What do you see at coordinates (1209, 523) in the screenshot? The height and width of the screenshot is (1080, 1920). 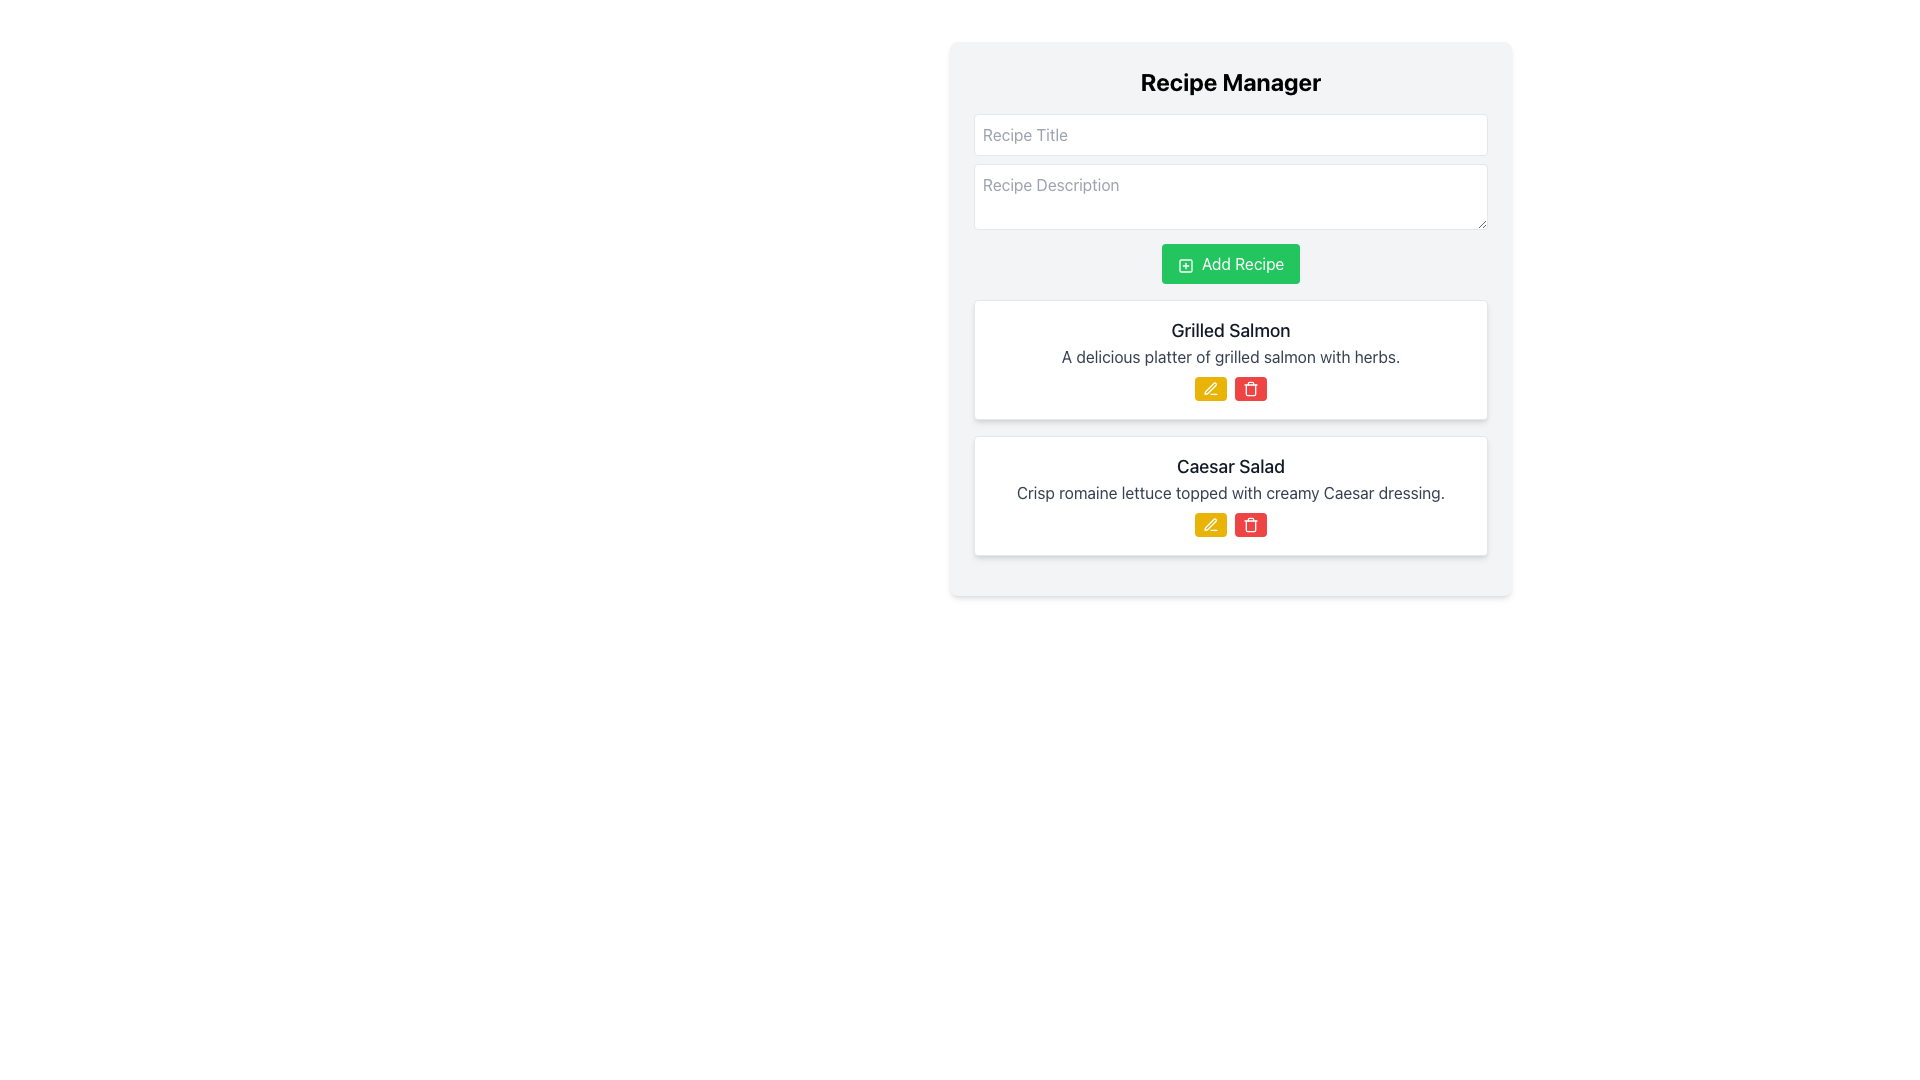 I see `the edit button for the 'Caesar Salad' item` at bounding box center [1209, 523].